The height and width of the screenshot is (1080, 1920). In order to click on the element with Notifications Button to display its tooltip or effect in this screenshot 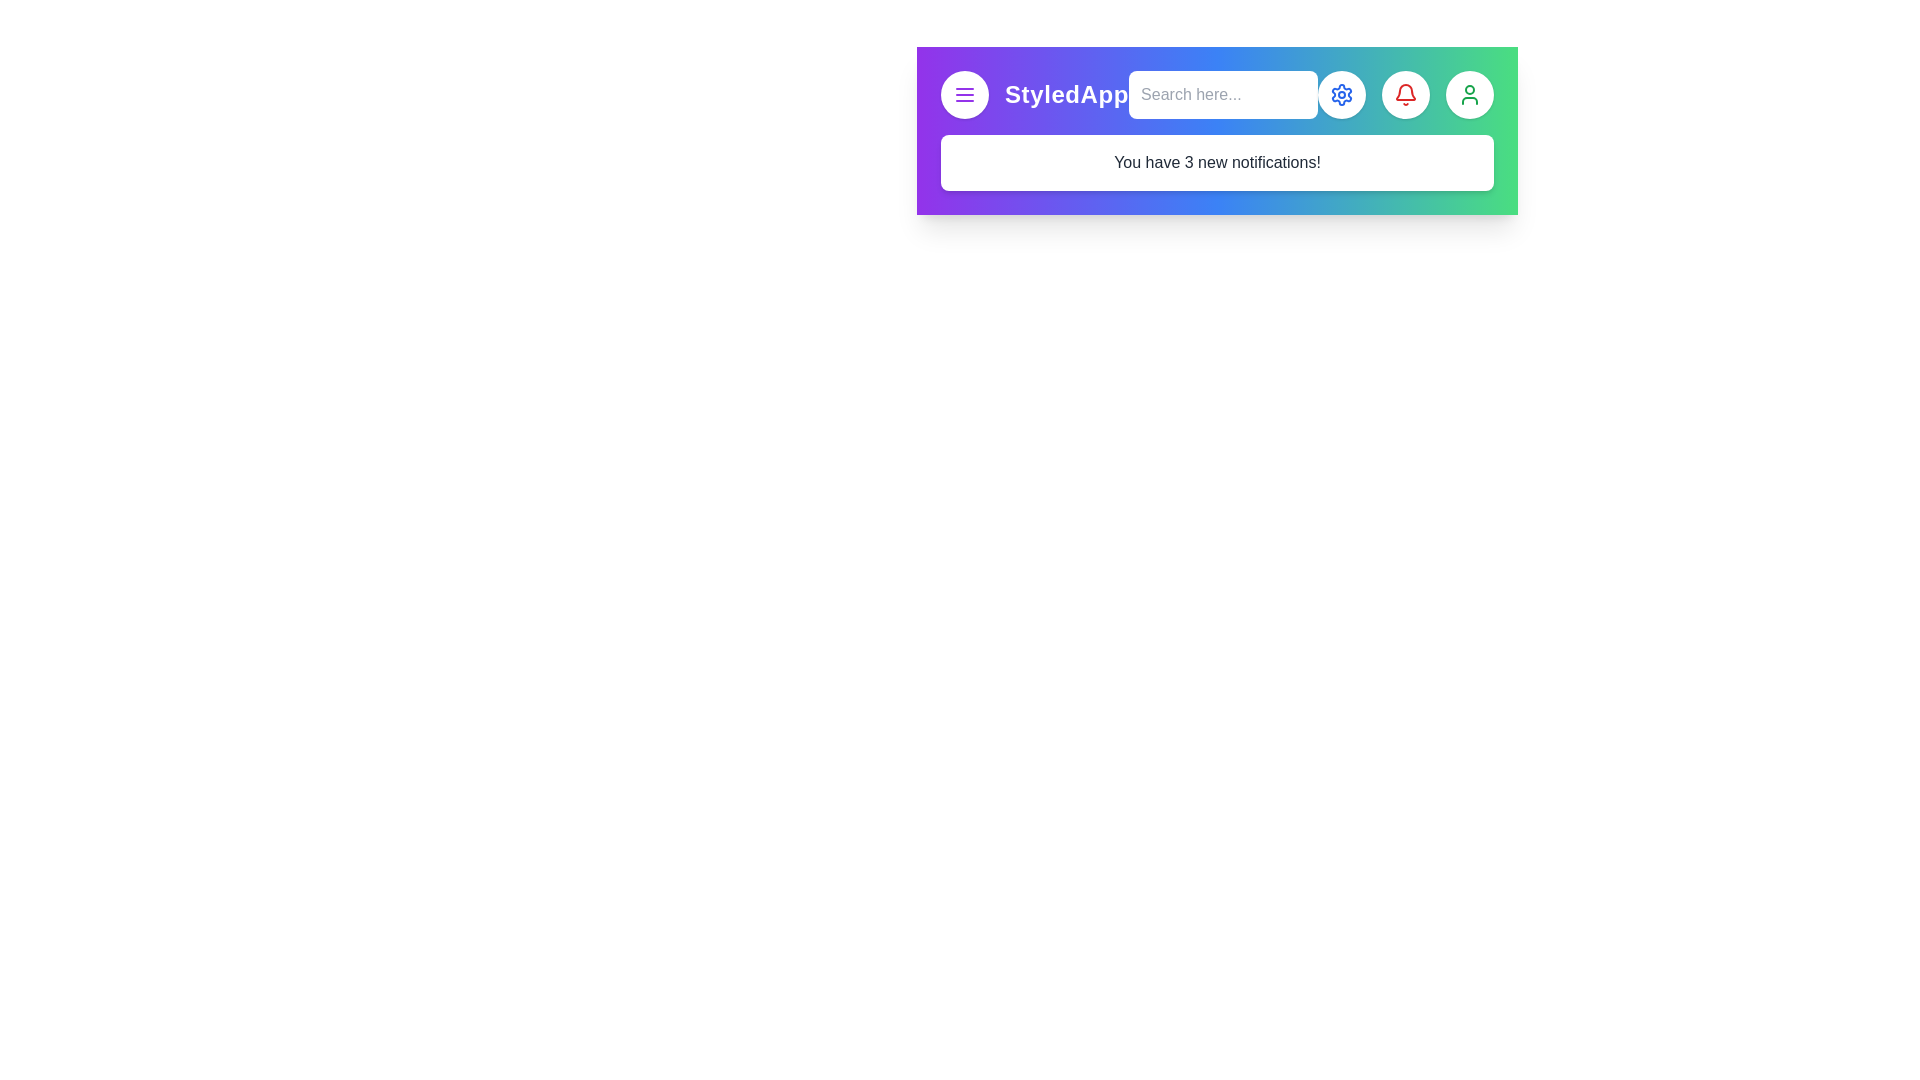, I will do `click(1405, 95)`.